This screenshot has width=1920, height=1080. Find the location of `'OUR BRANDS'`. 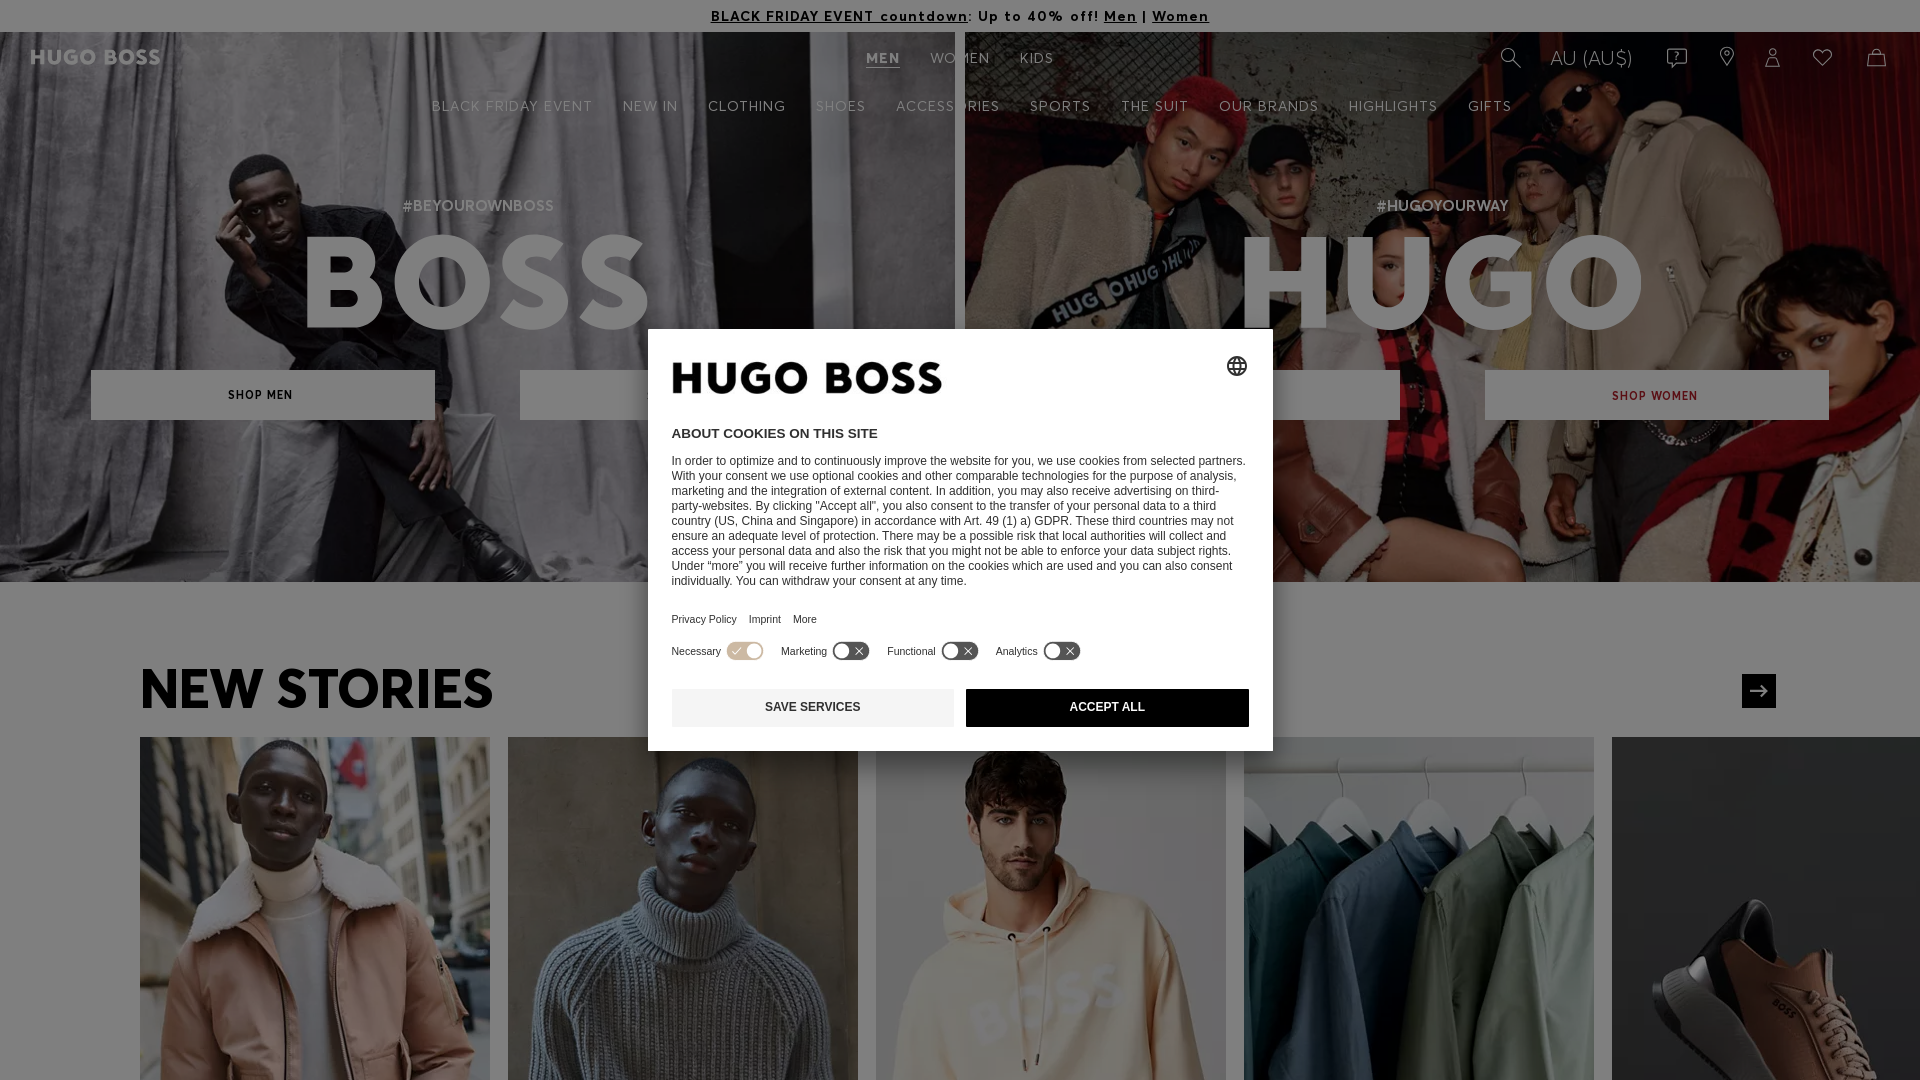

'OUR BRANDS' is located at coordinates (1267, 106).